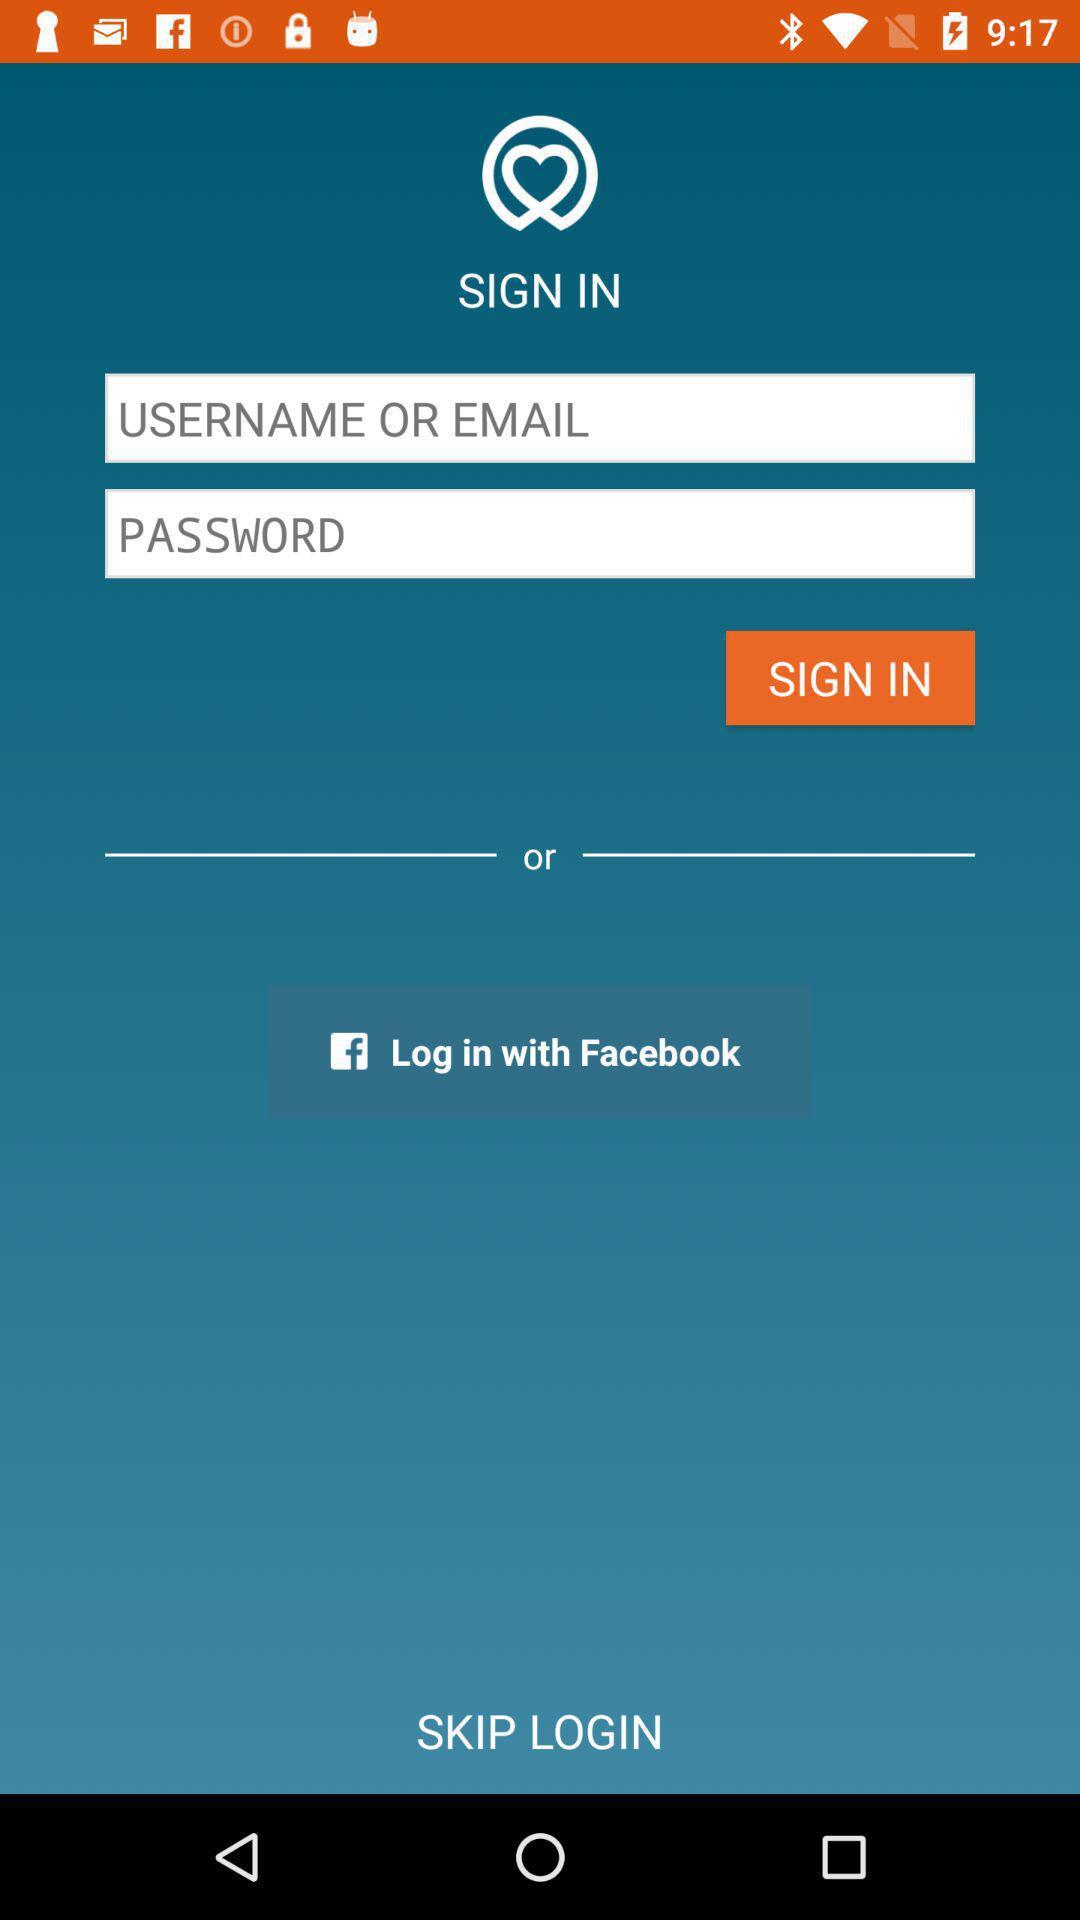 This screenshot has width=1080, height=1920. What do you see at coordinates (538, 1050) in the screenshot?
I see `the item below or item` at bounding box center [538, 1050].